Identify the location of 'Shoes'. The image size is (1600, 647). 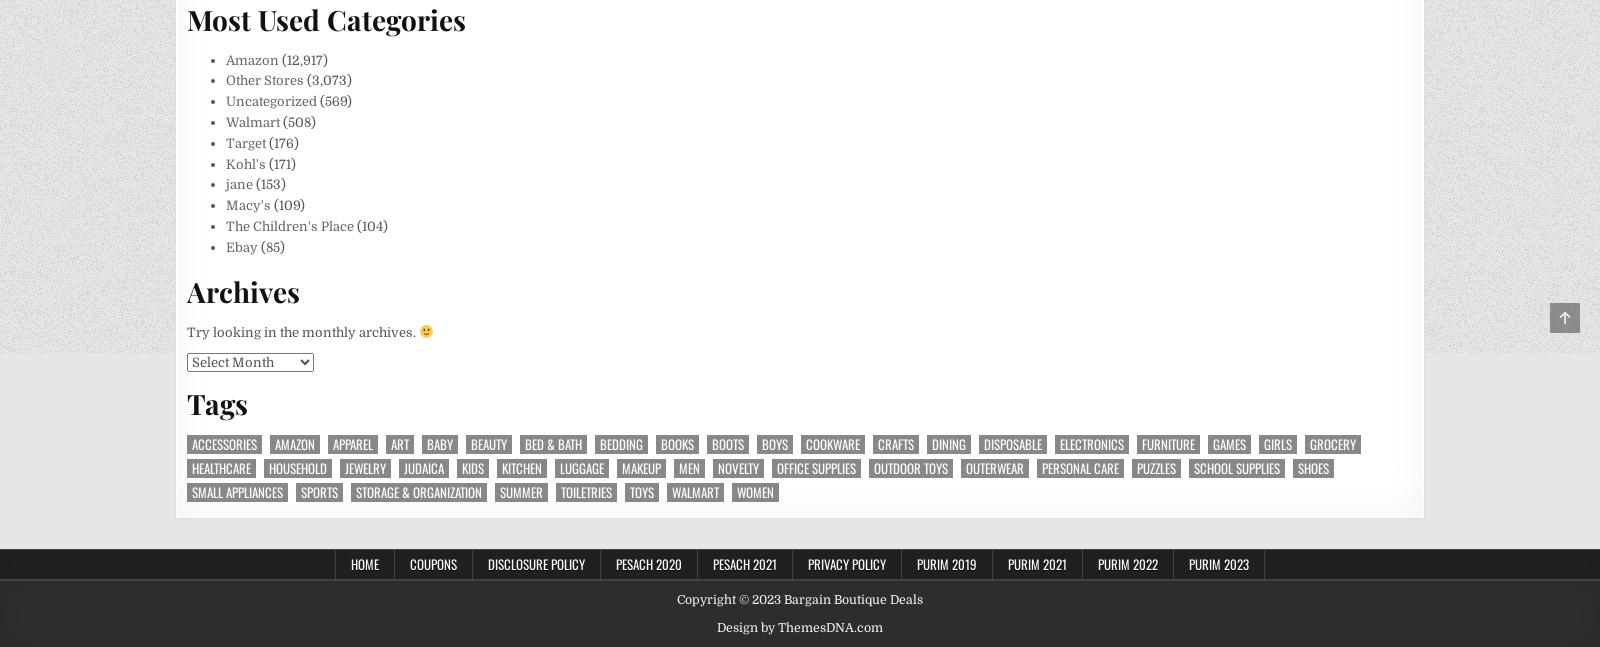
(1312, 466).